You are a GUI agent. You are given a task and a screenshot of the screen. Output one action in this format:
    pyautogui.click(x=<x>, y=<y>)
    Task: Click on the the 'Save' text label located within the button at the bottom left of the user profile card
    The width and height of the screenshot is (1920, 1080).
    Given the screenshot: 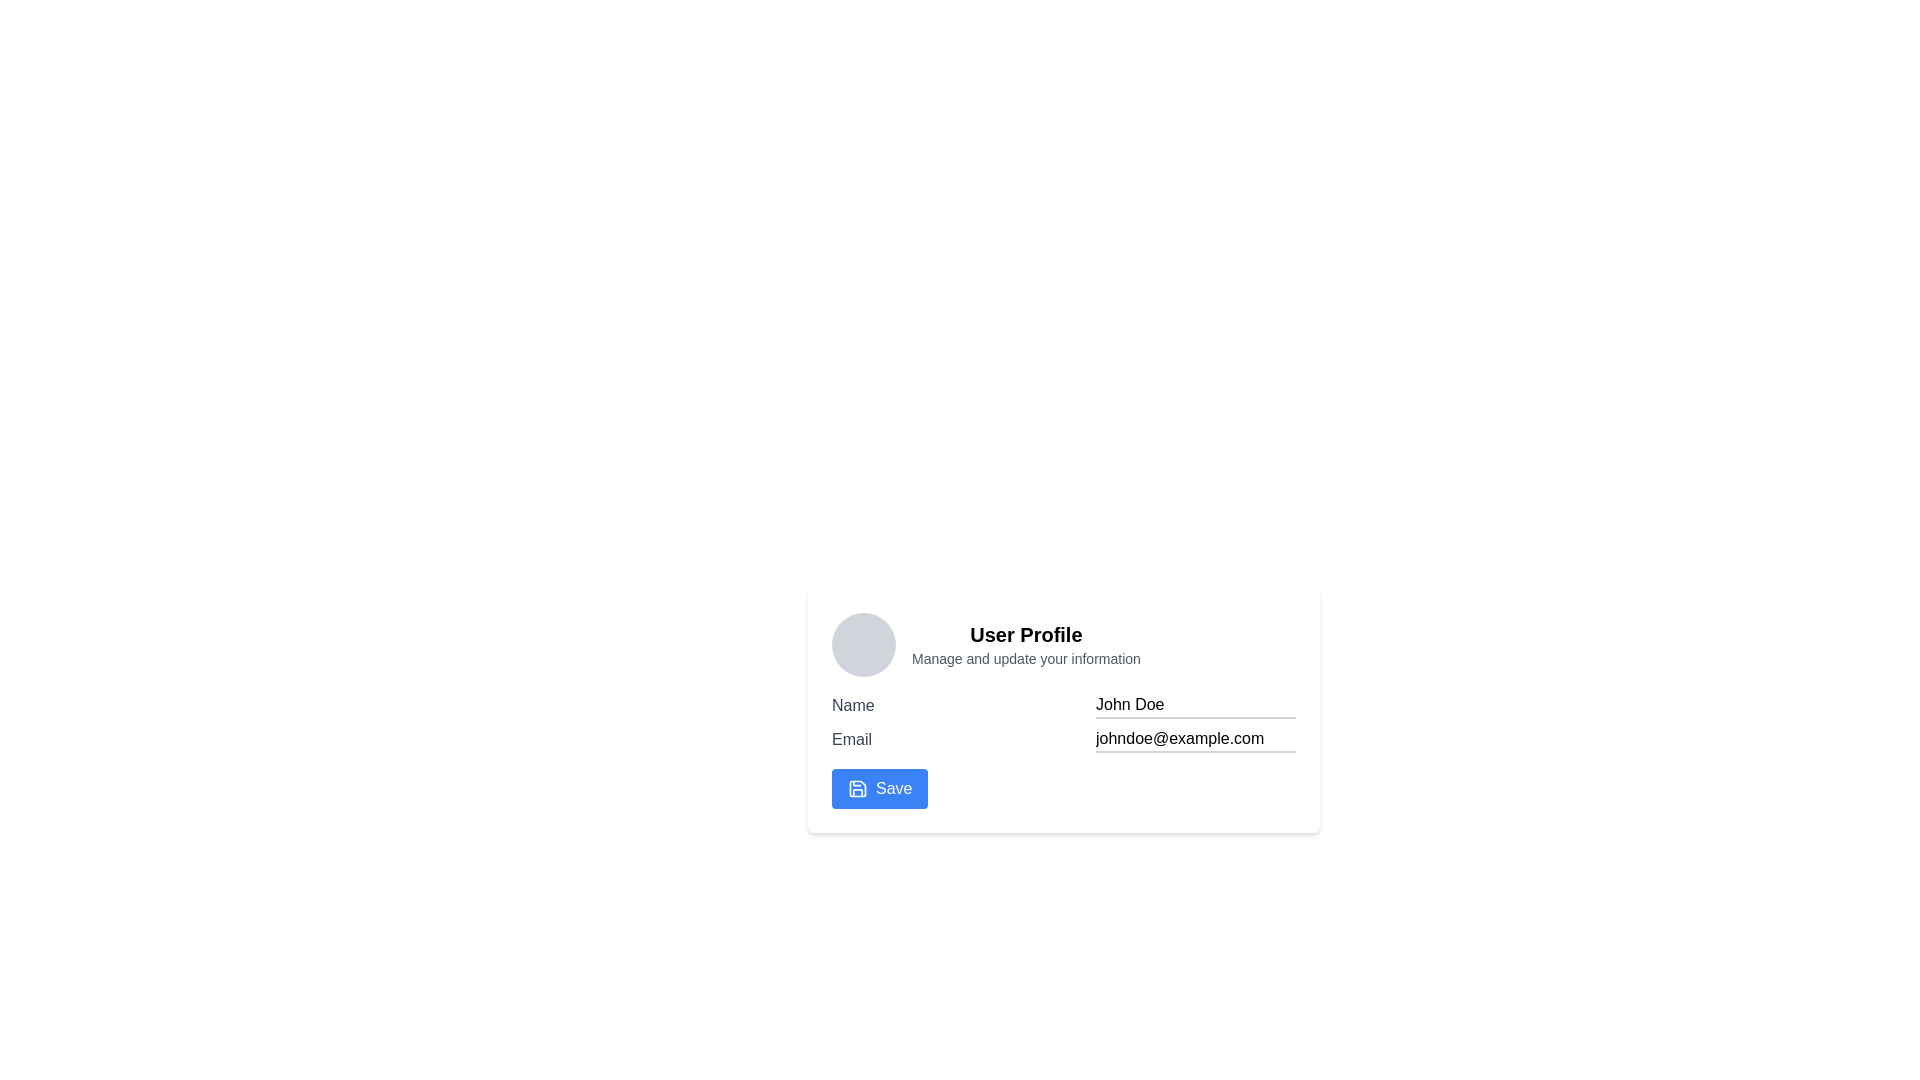 What is the action you would take?
    pyautogui.click(x=892, y=788)
    